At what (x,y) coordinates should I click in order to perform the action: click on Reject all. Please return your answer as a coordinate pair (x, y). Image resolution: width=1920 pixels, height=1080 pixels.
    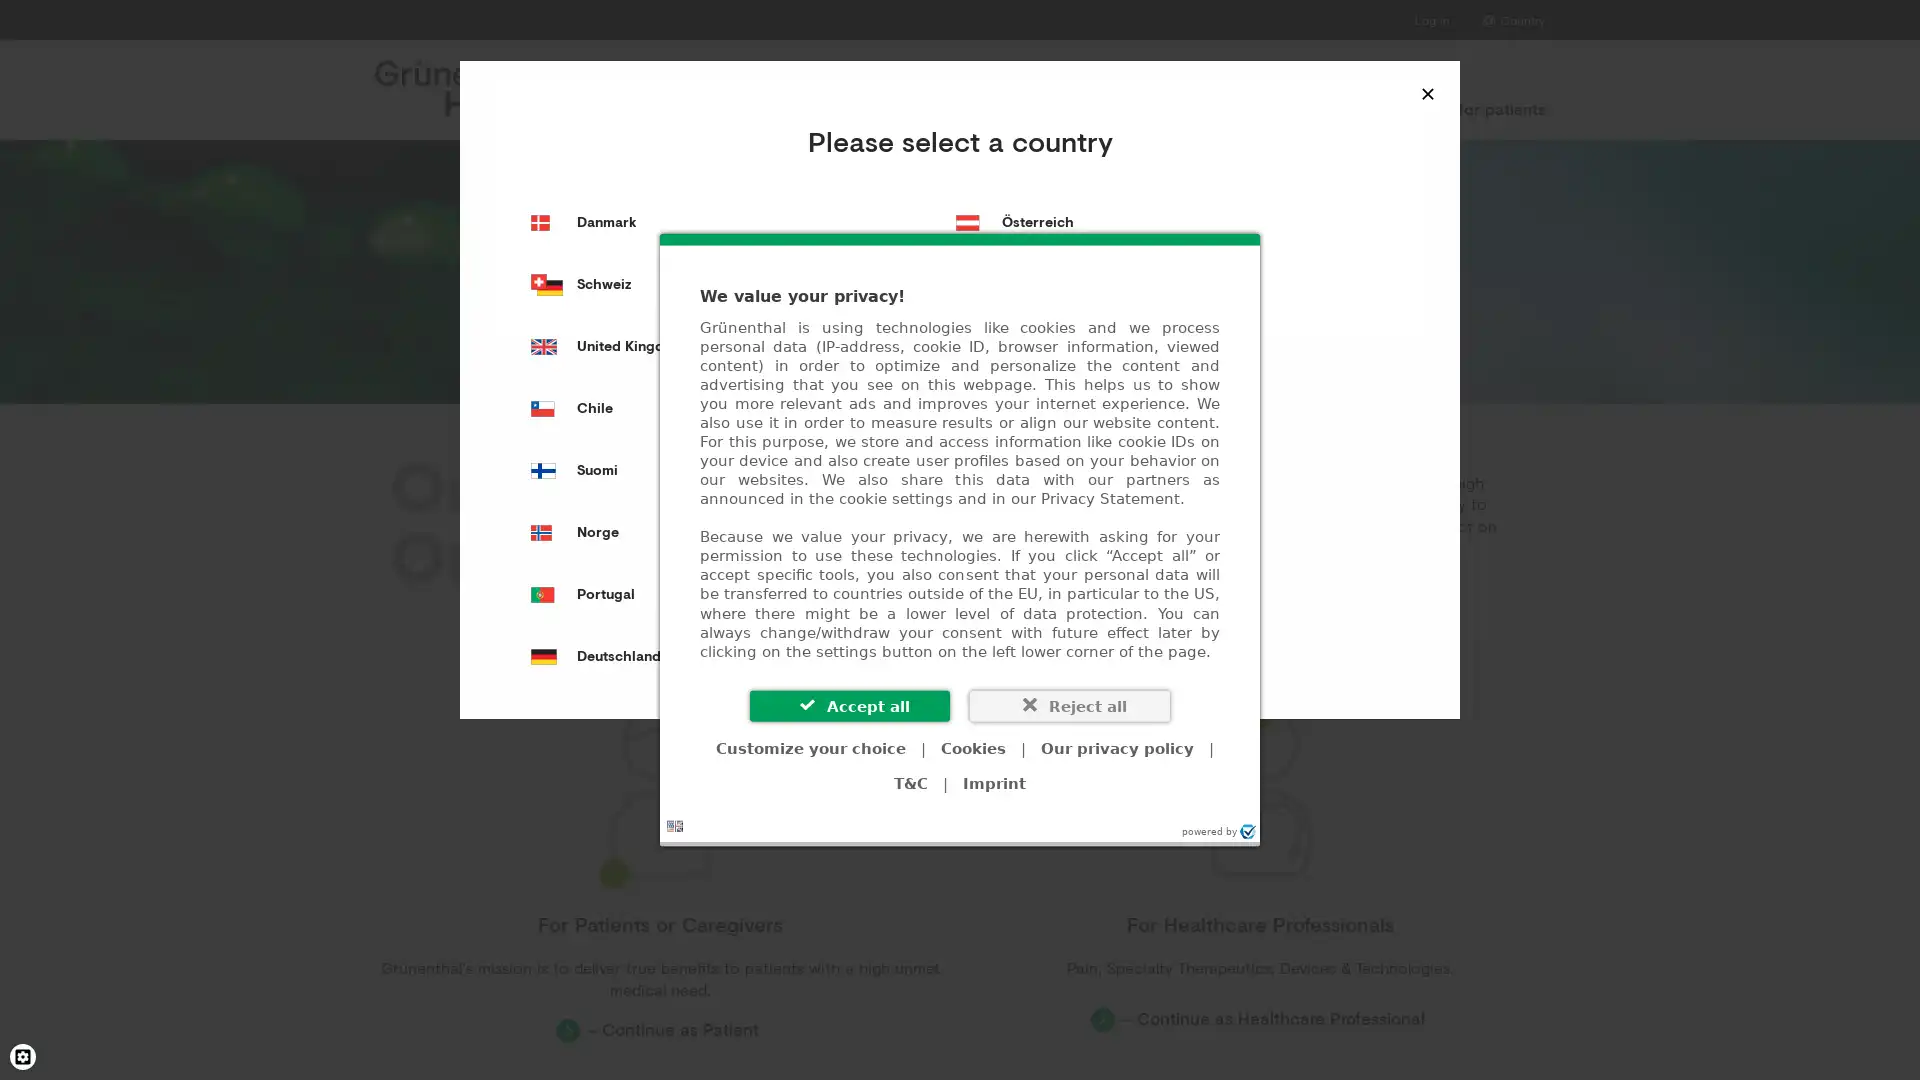
    Looking at the image, I should click on (1069, 704).